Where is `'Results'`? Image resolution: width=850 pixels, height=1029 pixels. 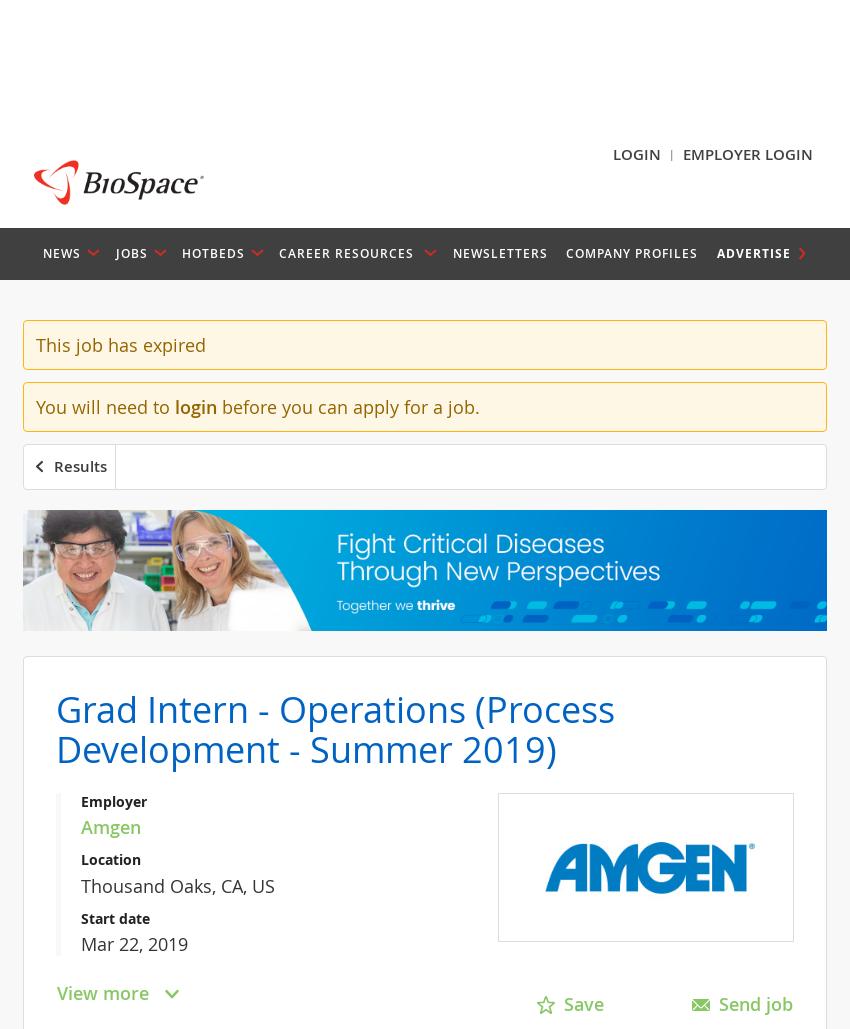 'Results' is located at coordinates (80, 465).